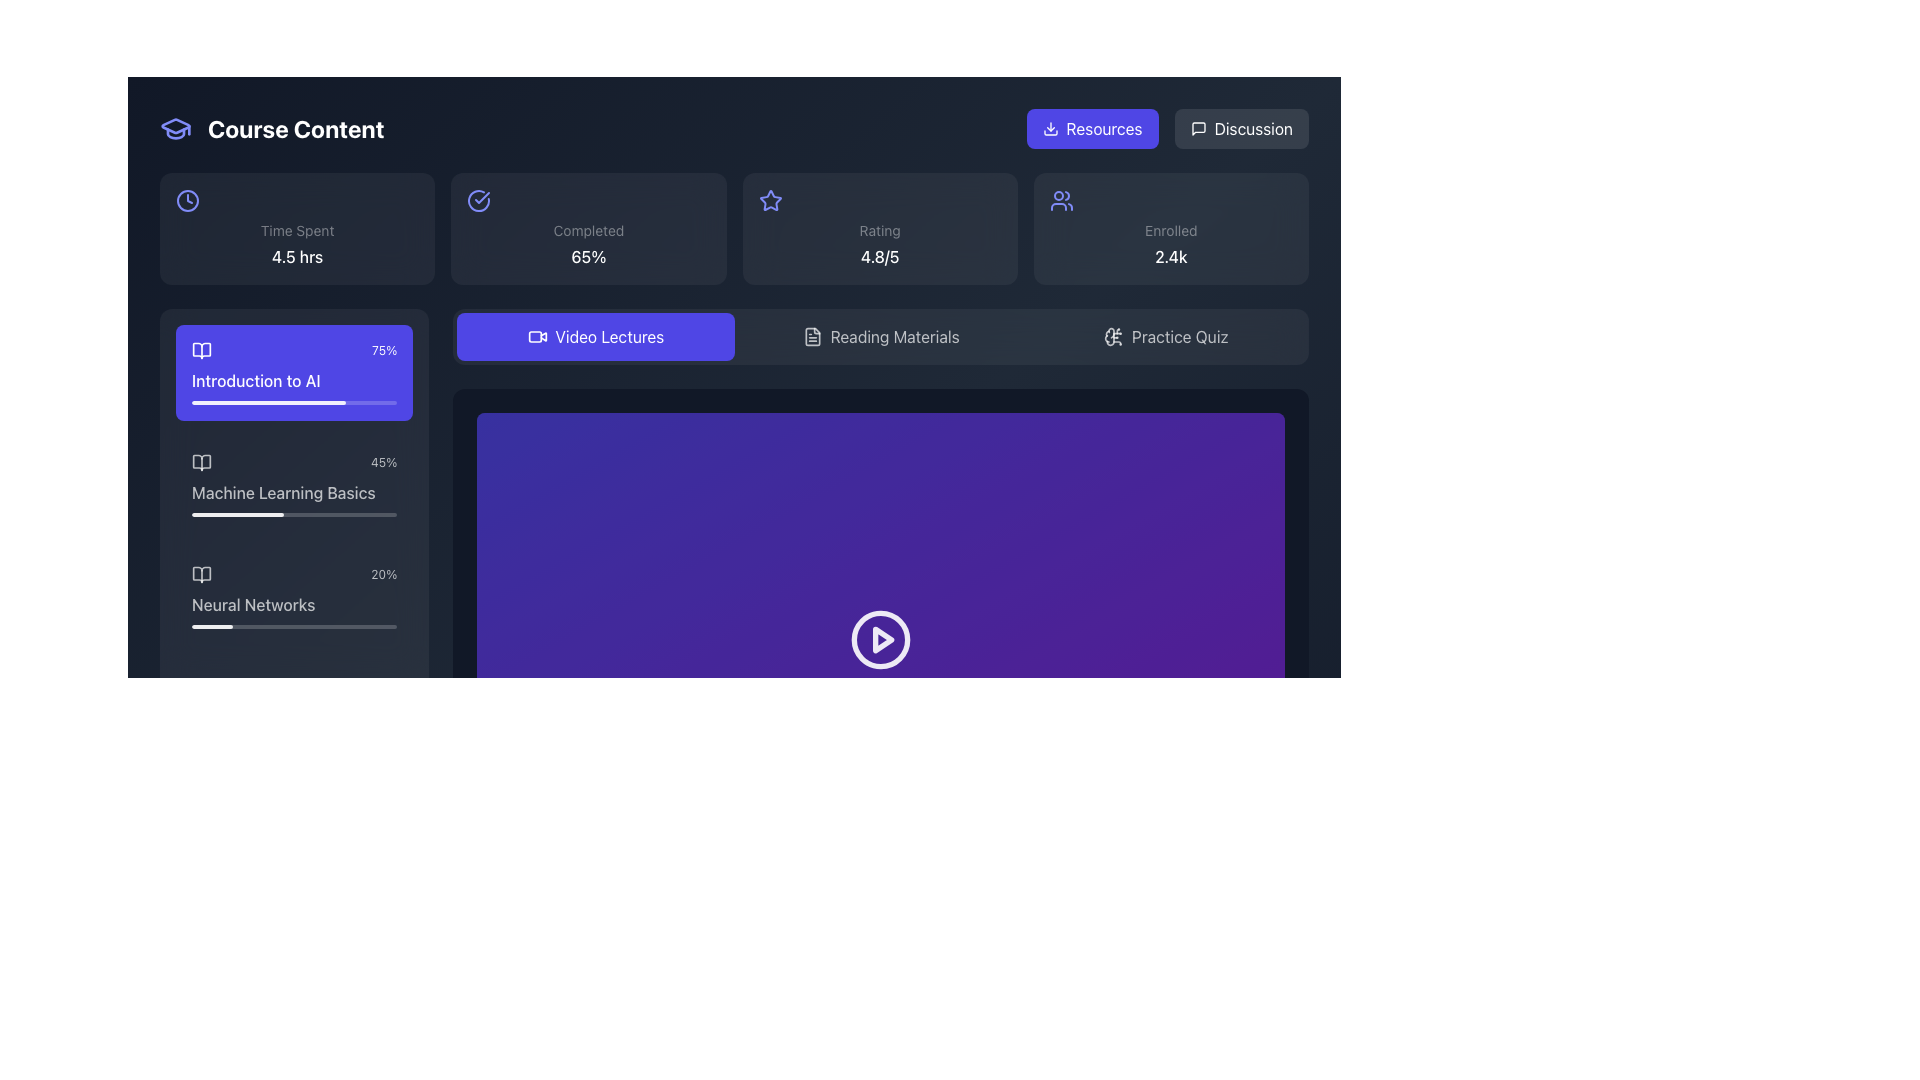 The height and width of the screenshot is (1080, 1920). Describe the element at coordinates (594, 335) in the screenshot. I see `the 'Video Lectures' button, which is a rectangular button with a vibrant purple background, rounded corners, and a white video camera icon on the left` at that location.